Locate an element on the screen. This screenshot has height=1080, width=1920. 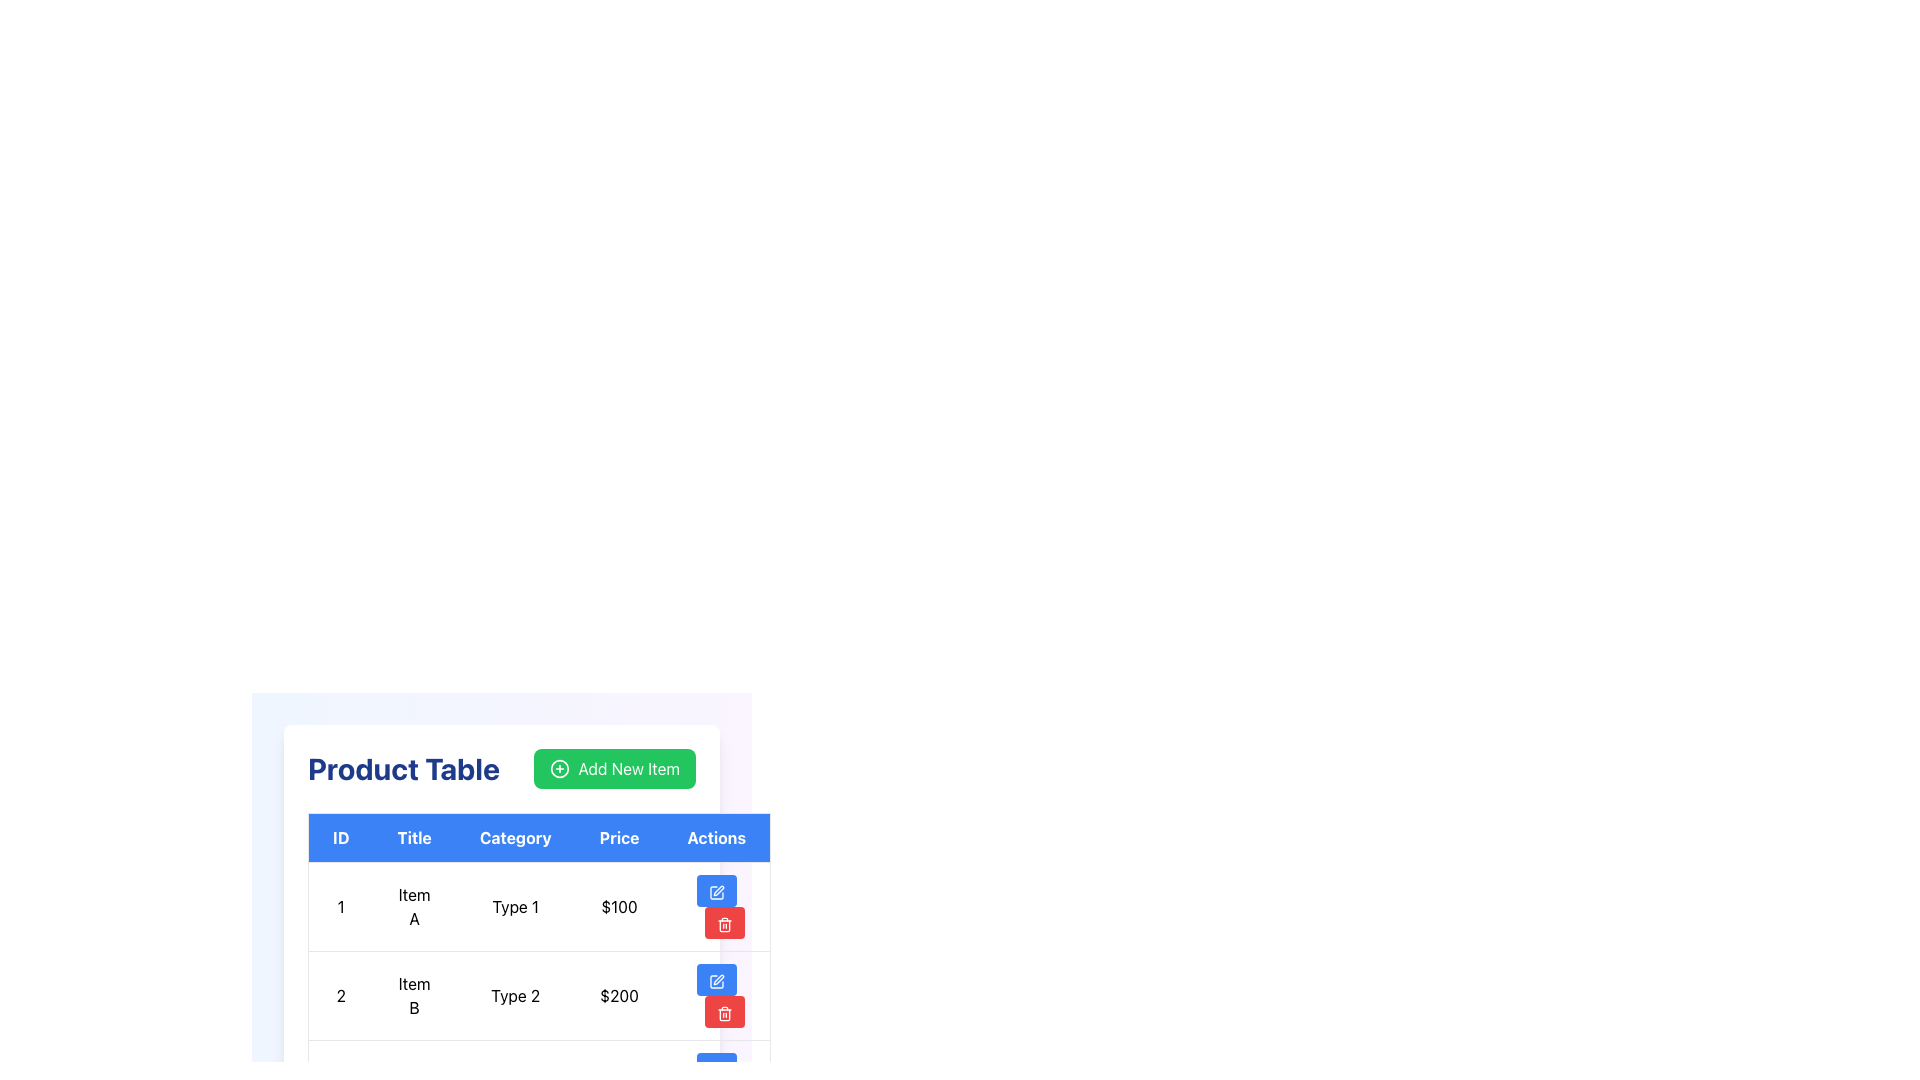
the static text element in the third column of the second row of the 'Product Table', which displays the category information for 'Item B' is located at coordinates (515, 995).